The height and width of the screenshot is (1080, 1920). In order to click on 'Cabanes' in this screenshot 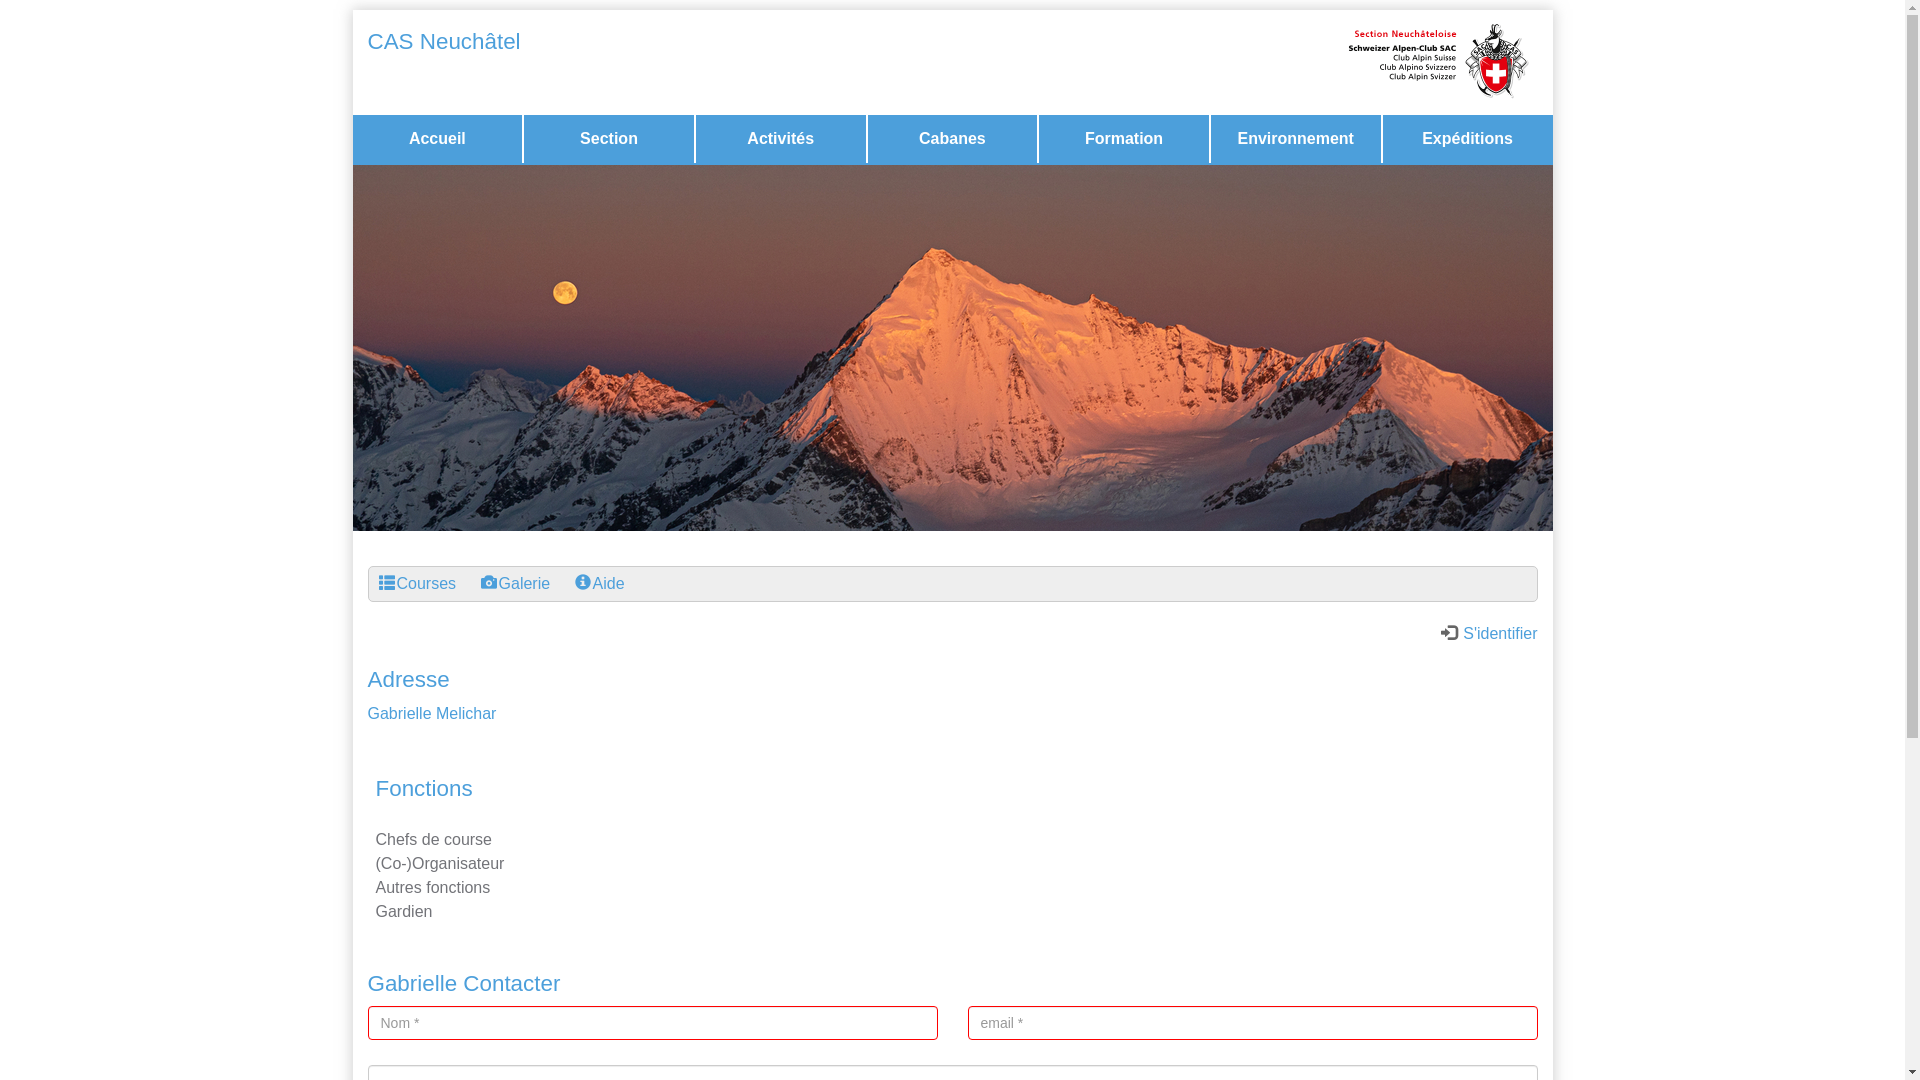, I will do `click(952, 137)`.